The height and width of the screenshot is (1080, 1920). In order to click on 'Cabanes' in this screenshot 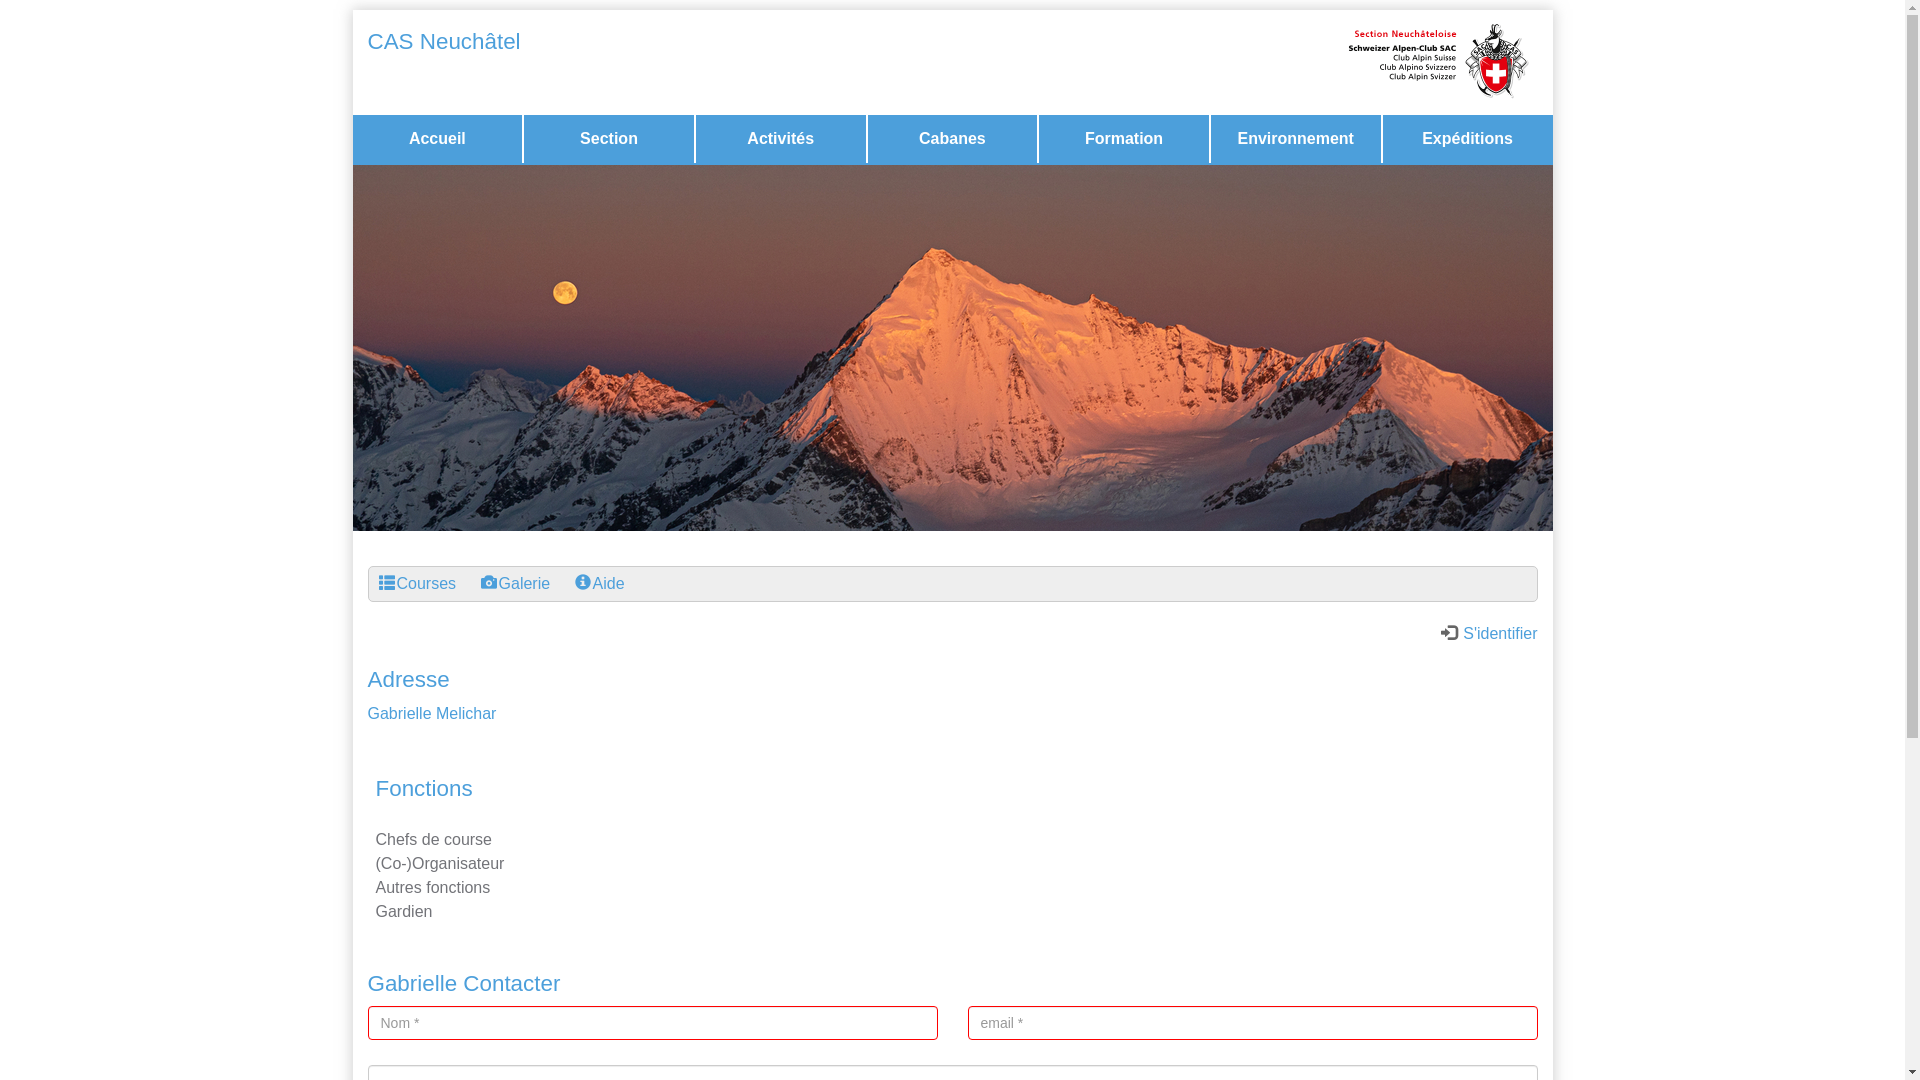, I will do `click(952, 137)`.